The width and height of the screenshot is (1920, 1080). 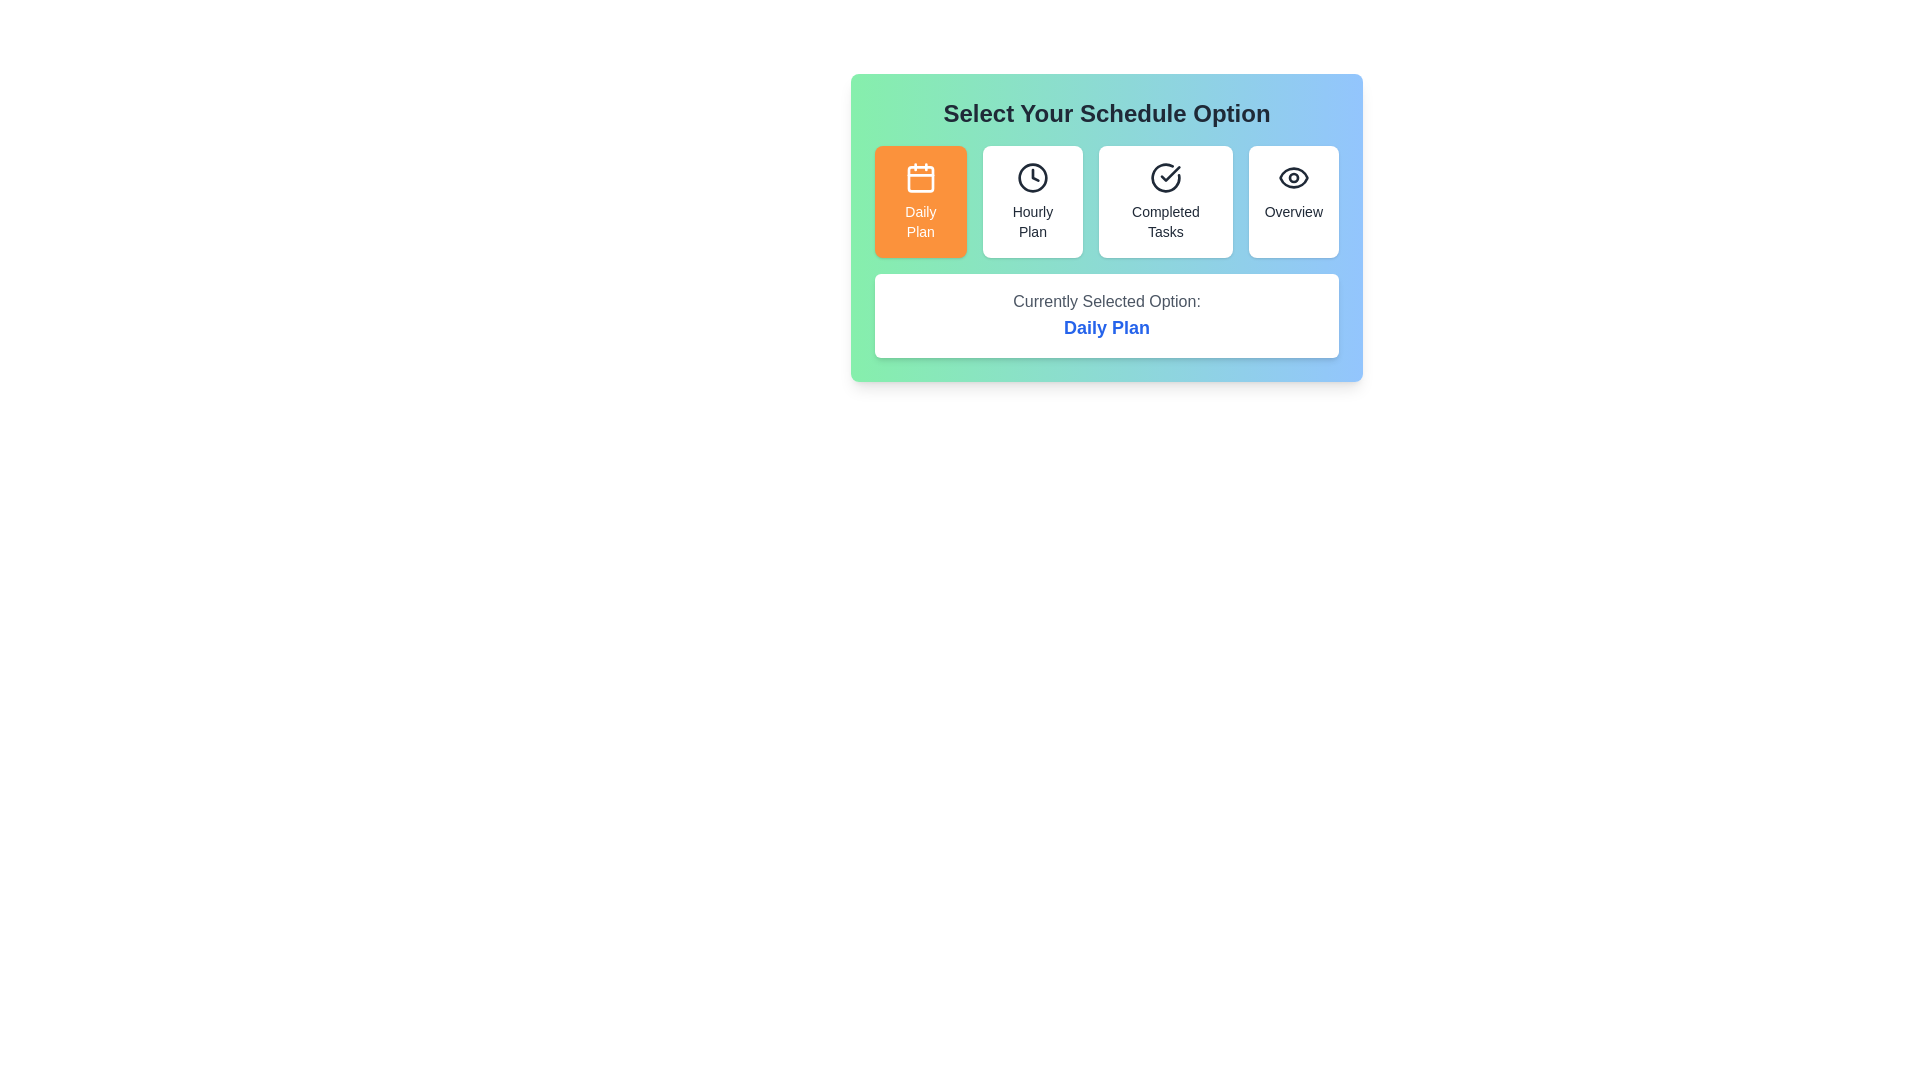 I want to click on the schedule option Completed Tasks, so click(x=1166, y=201).